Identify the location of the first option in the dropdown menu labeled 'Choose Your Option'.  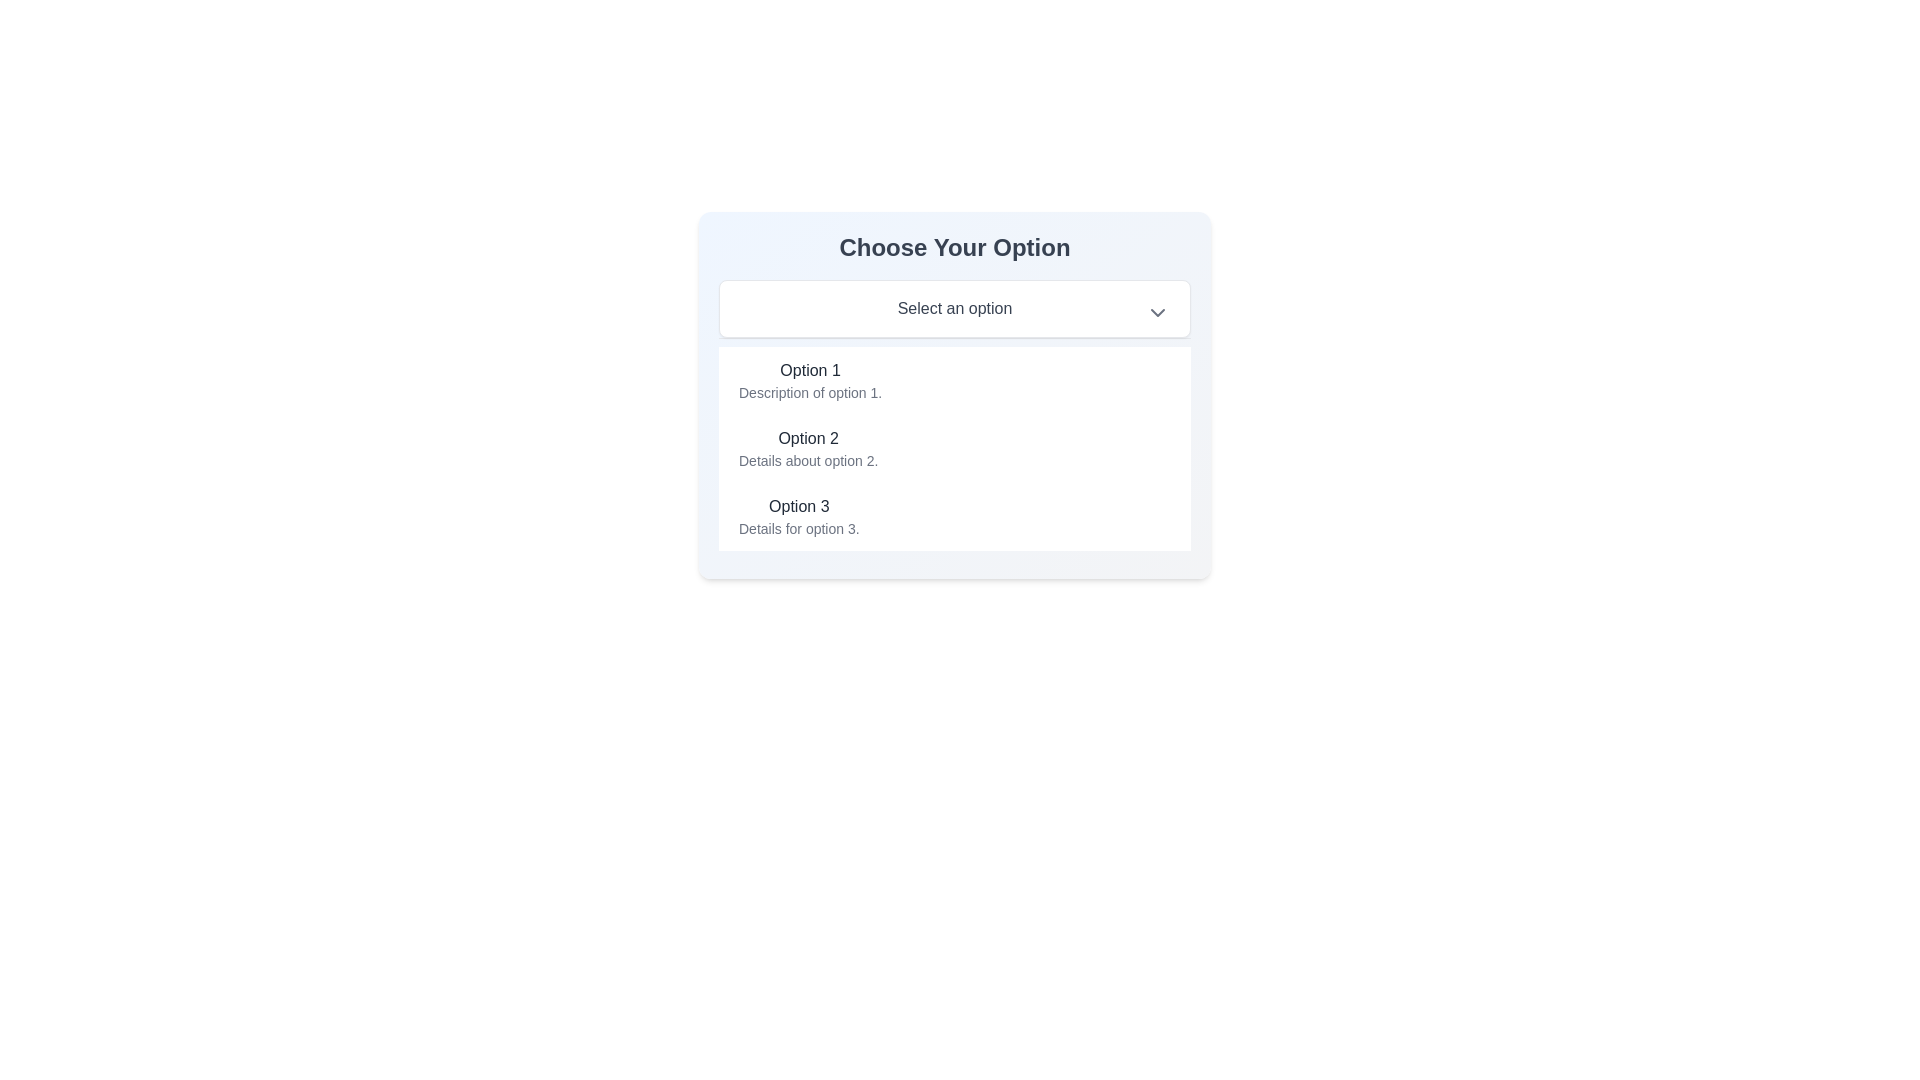
(810, 381).